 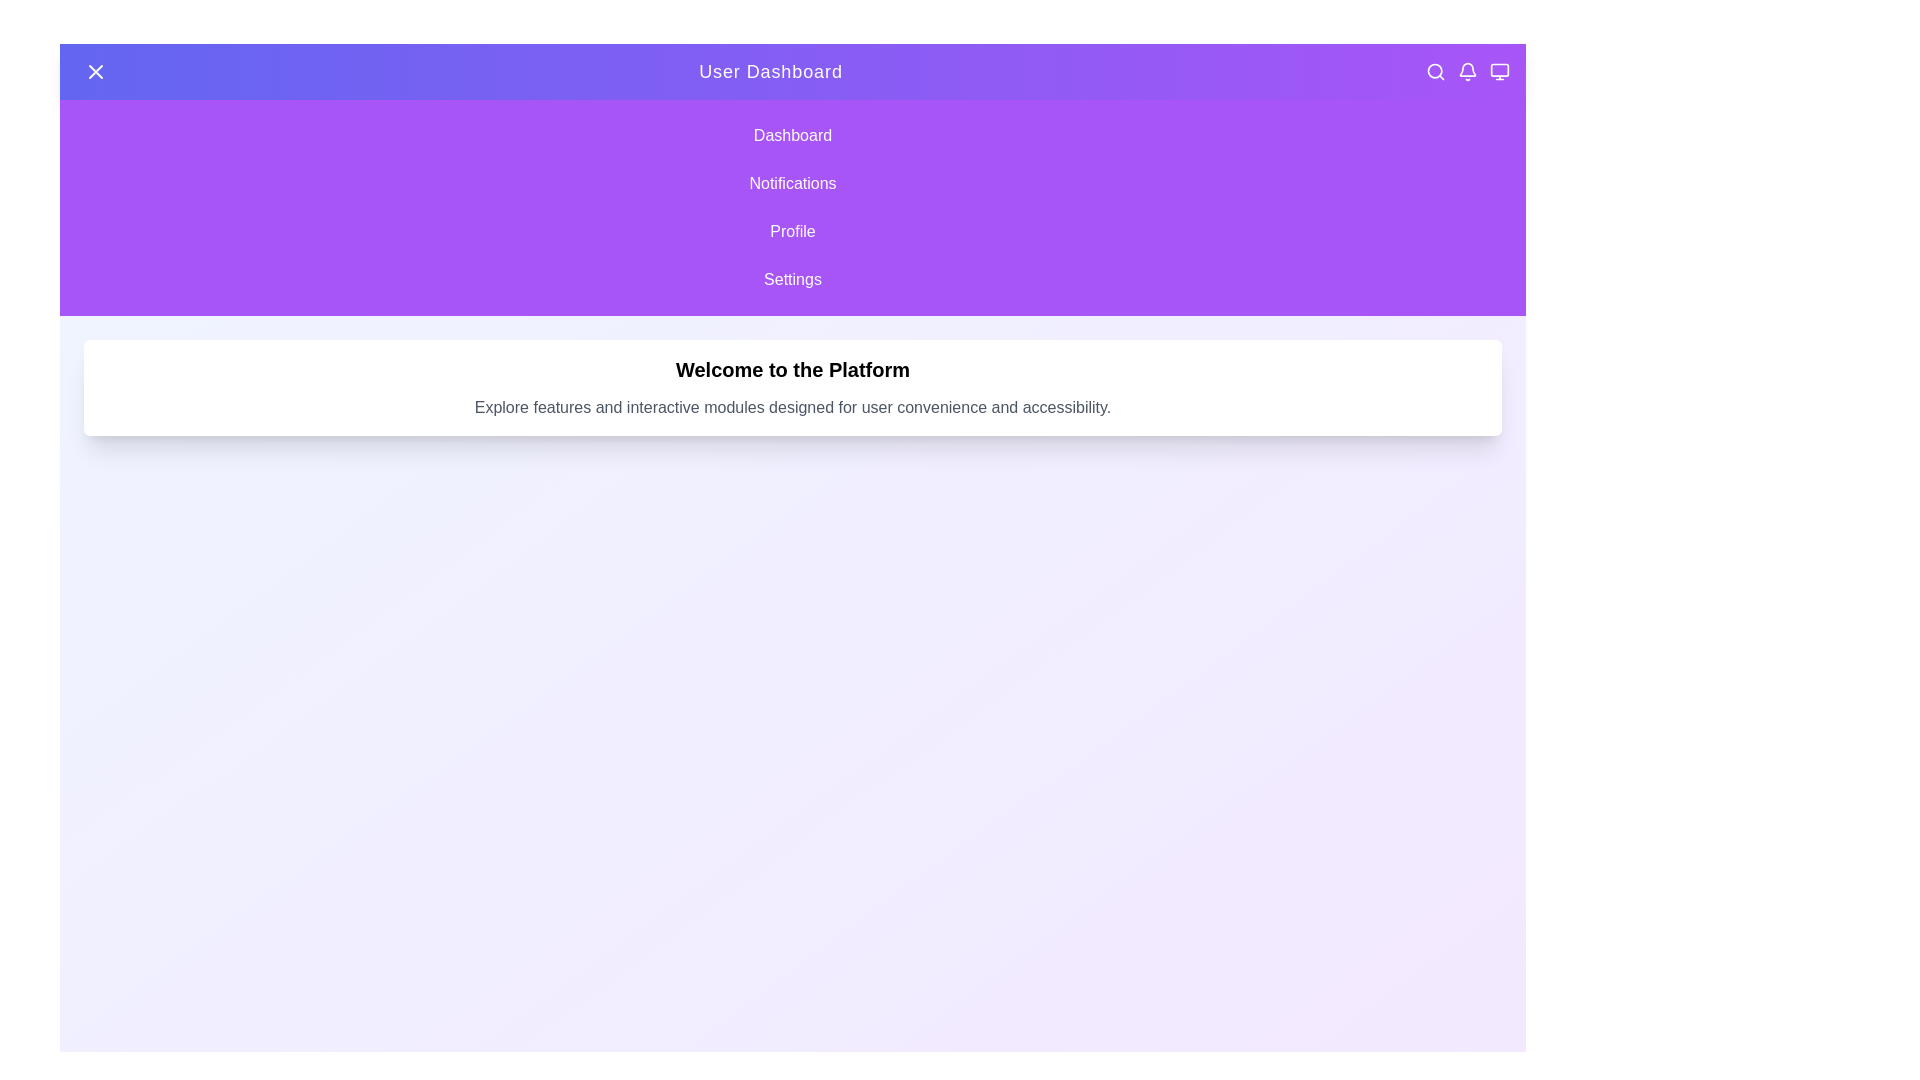 What do you see at coordinates (791, 184) in the screenshot?
I see `the menu item Notifications to observe the hover effect` at bounding box center [791, 184].